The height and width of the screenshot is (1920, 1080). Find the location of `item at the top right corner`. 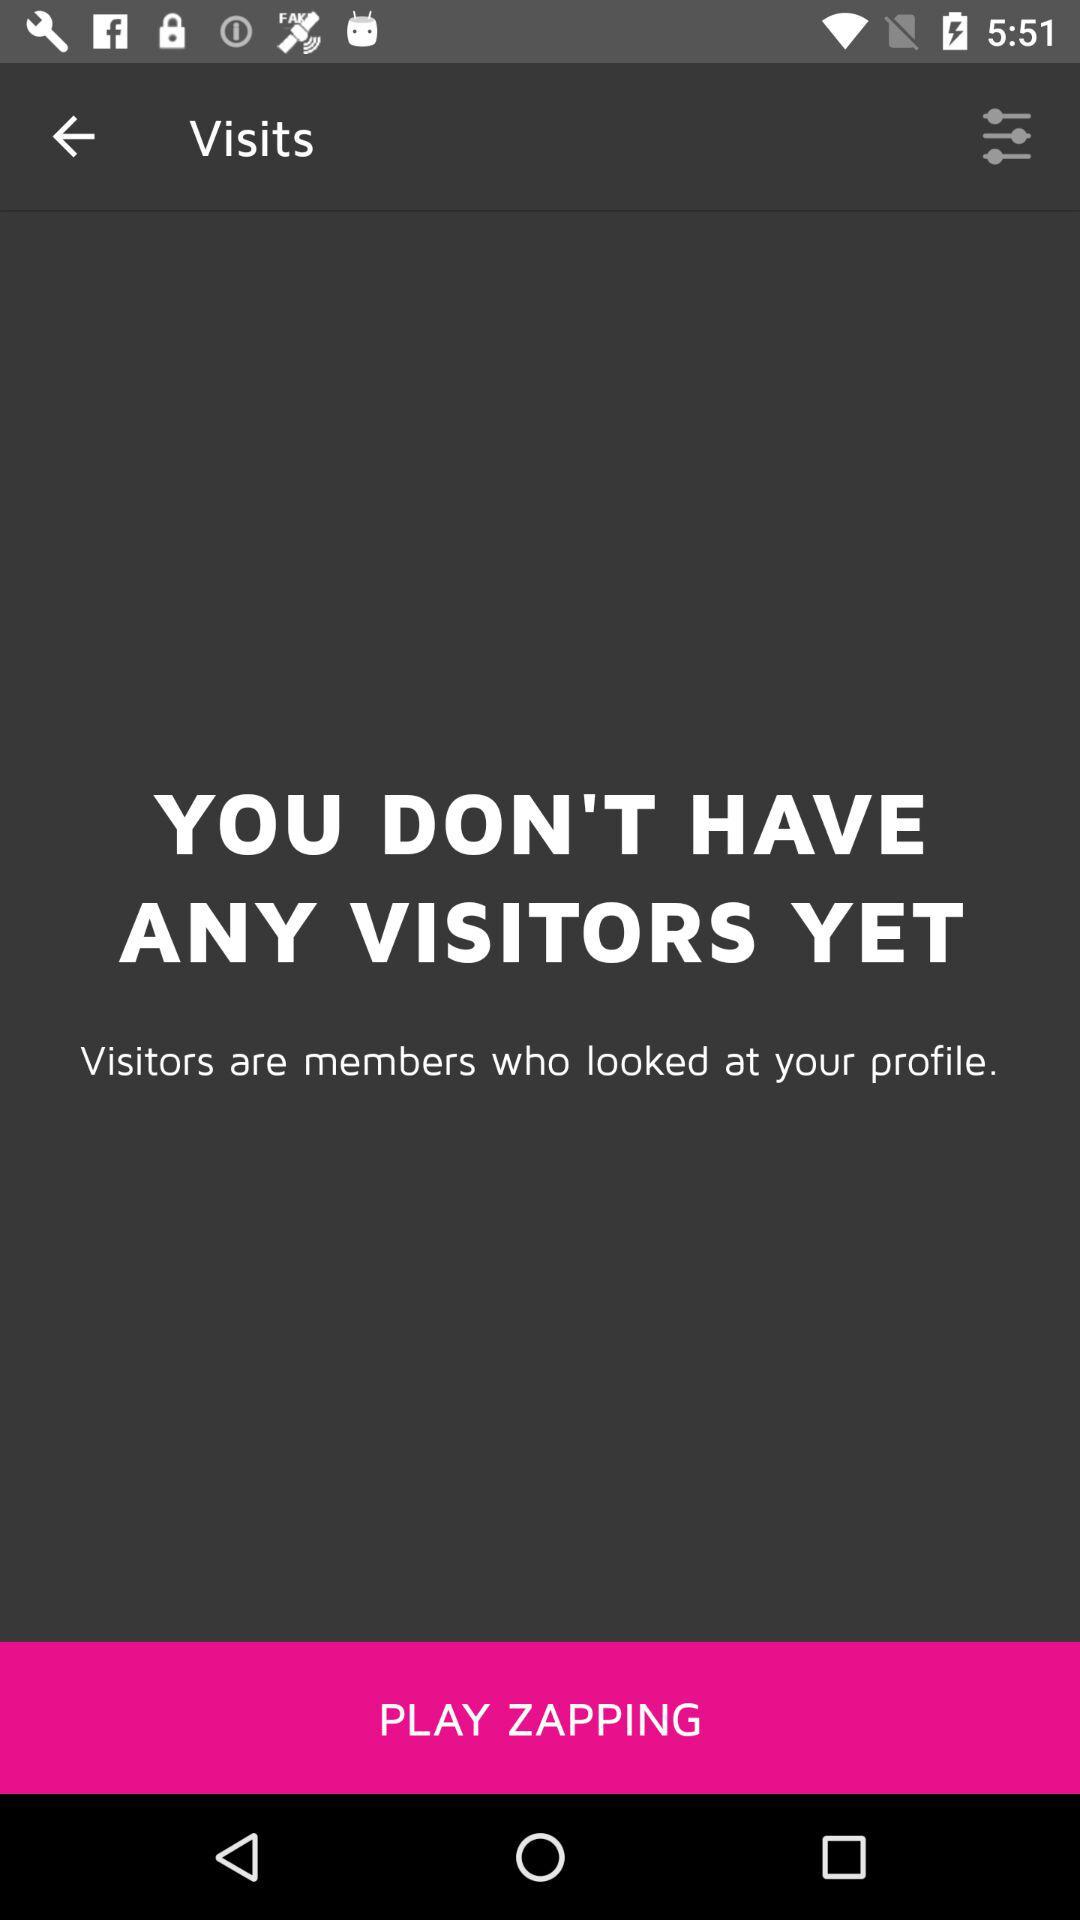

item at the top right corner is located at coordinates (1006, 135).